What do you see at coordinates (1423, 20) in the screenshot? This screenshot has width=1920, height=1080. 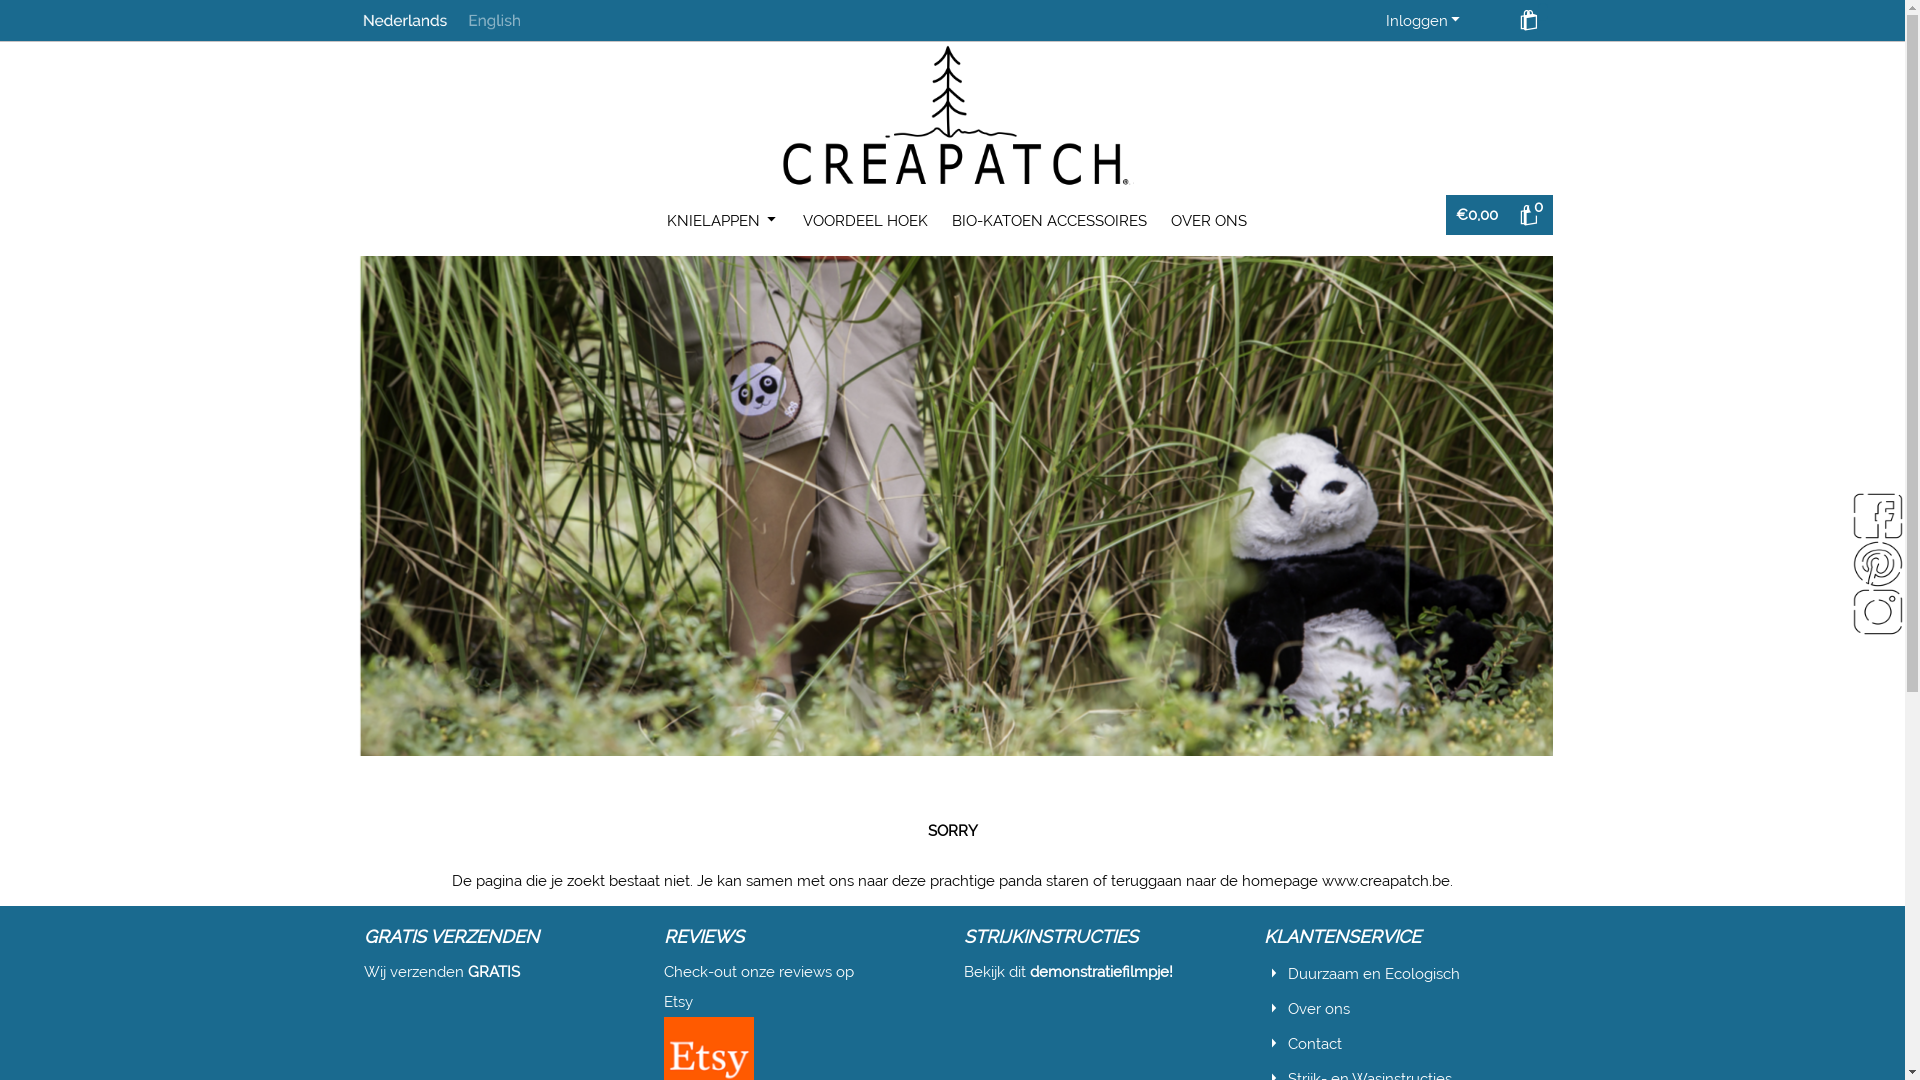 I see `'Inloggen'` at bounding box center [1423, 20].